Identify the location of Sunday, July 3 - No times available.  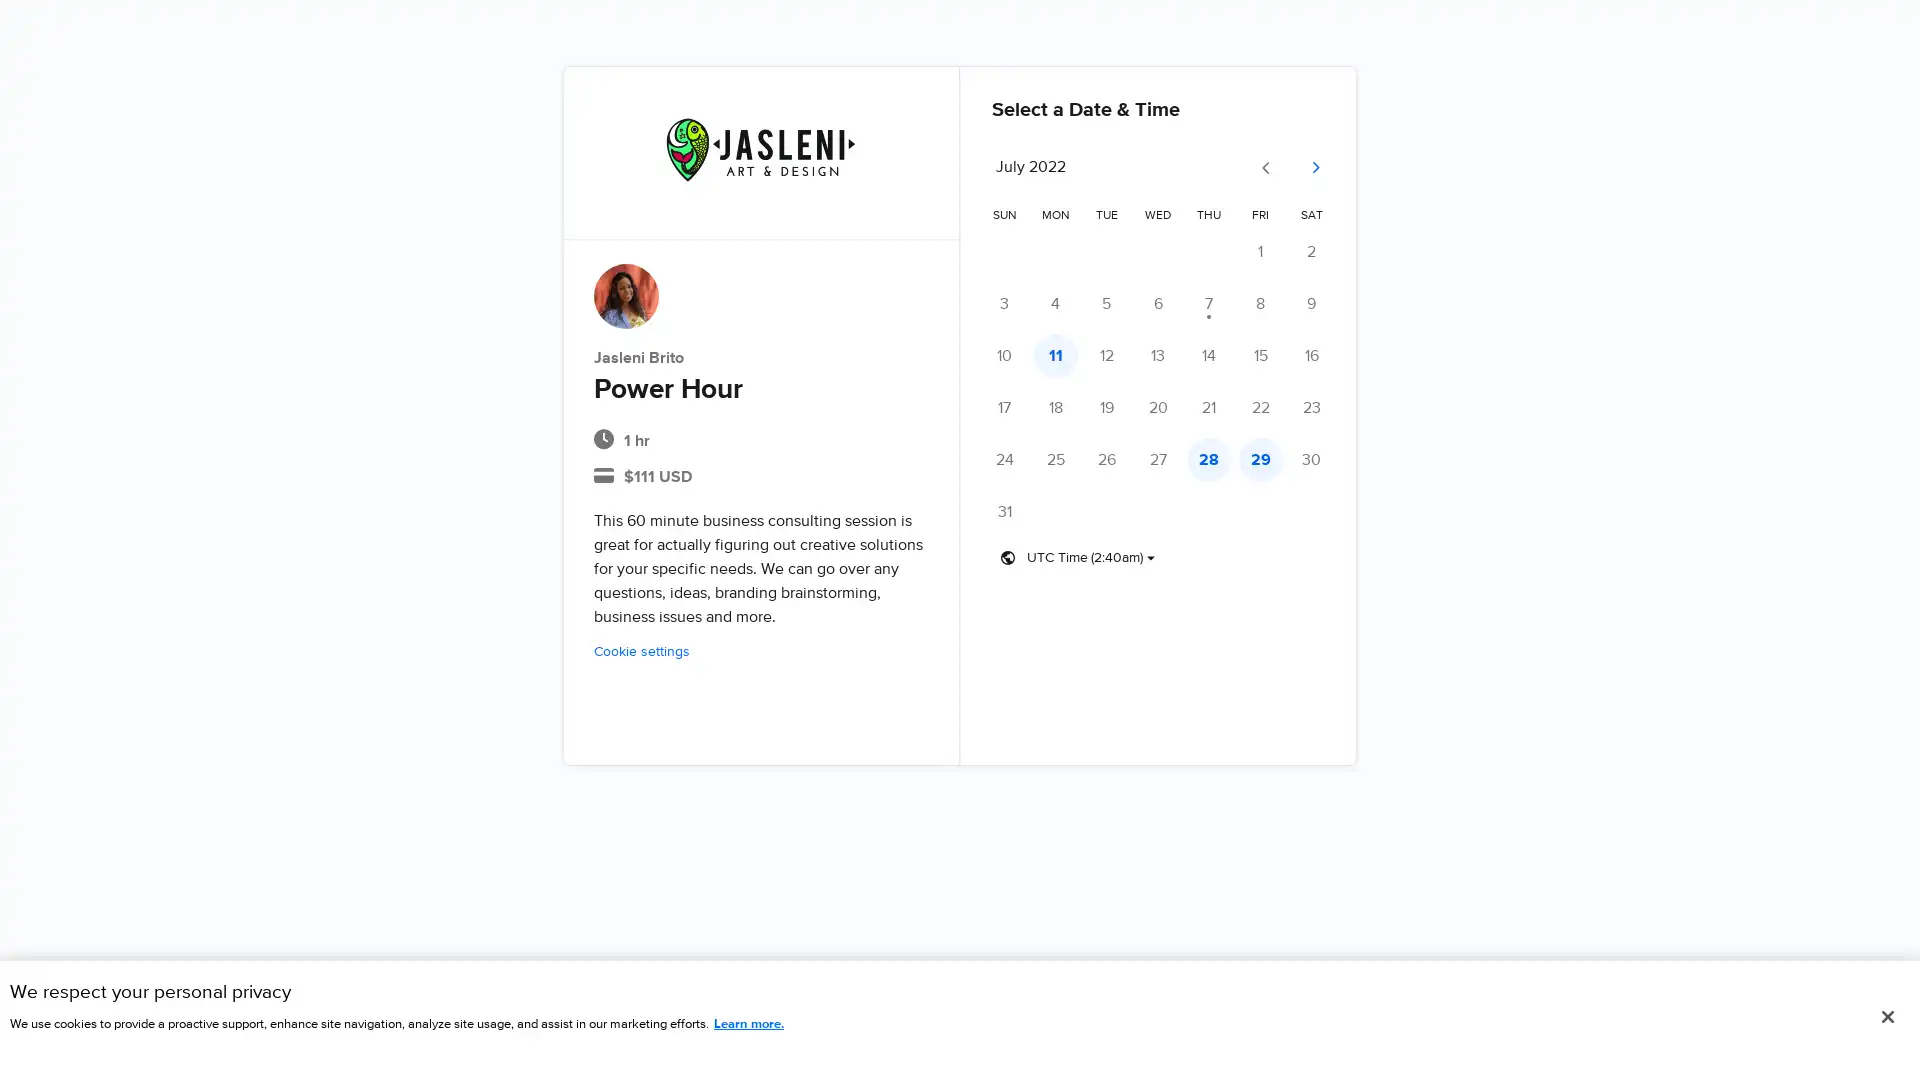
(1003, 304).